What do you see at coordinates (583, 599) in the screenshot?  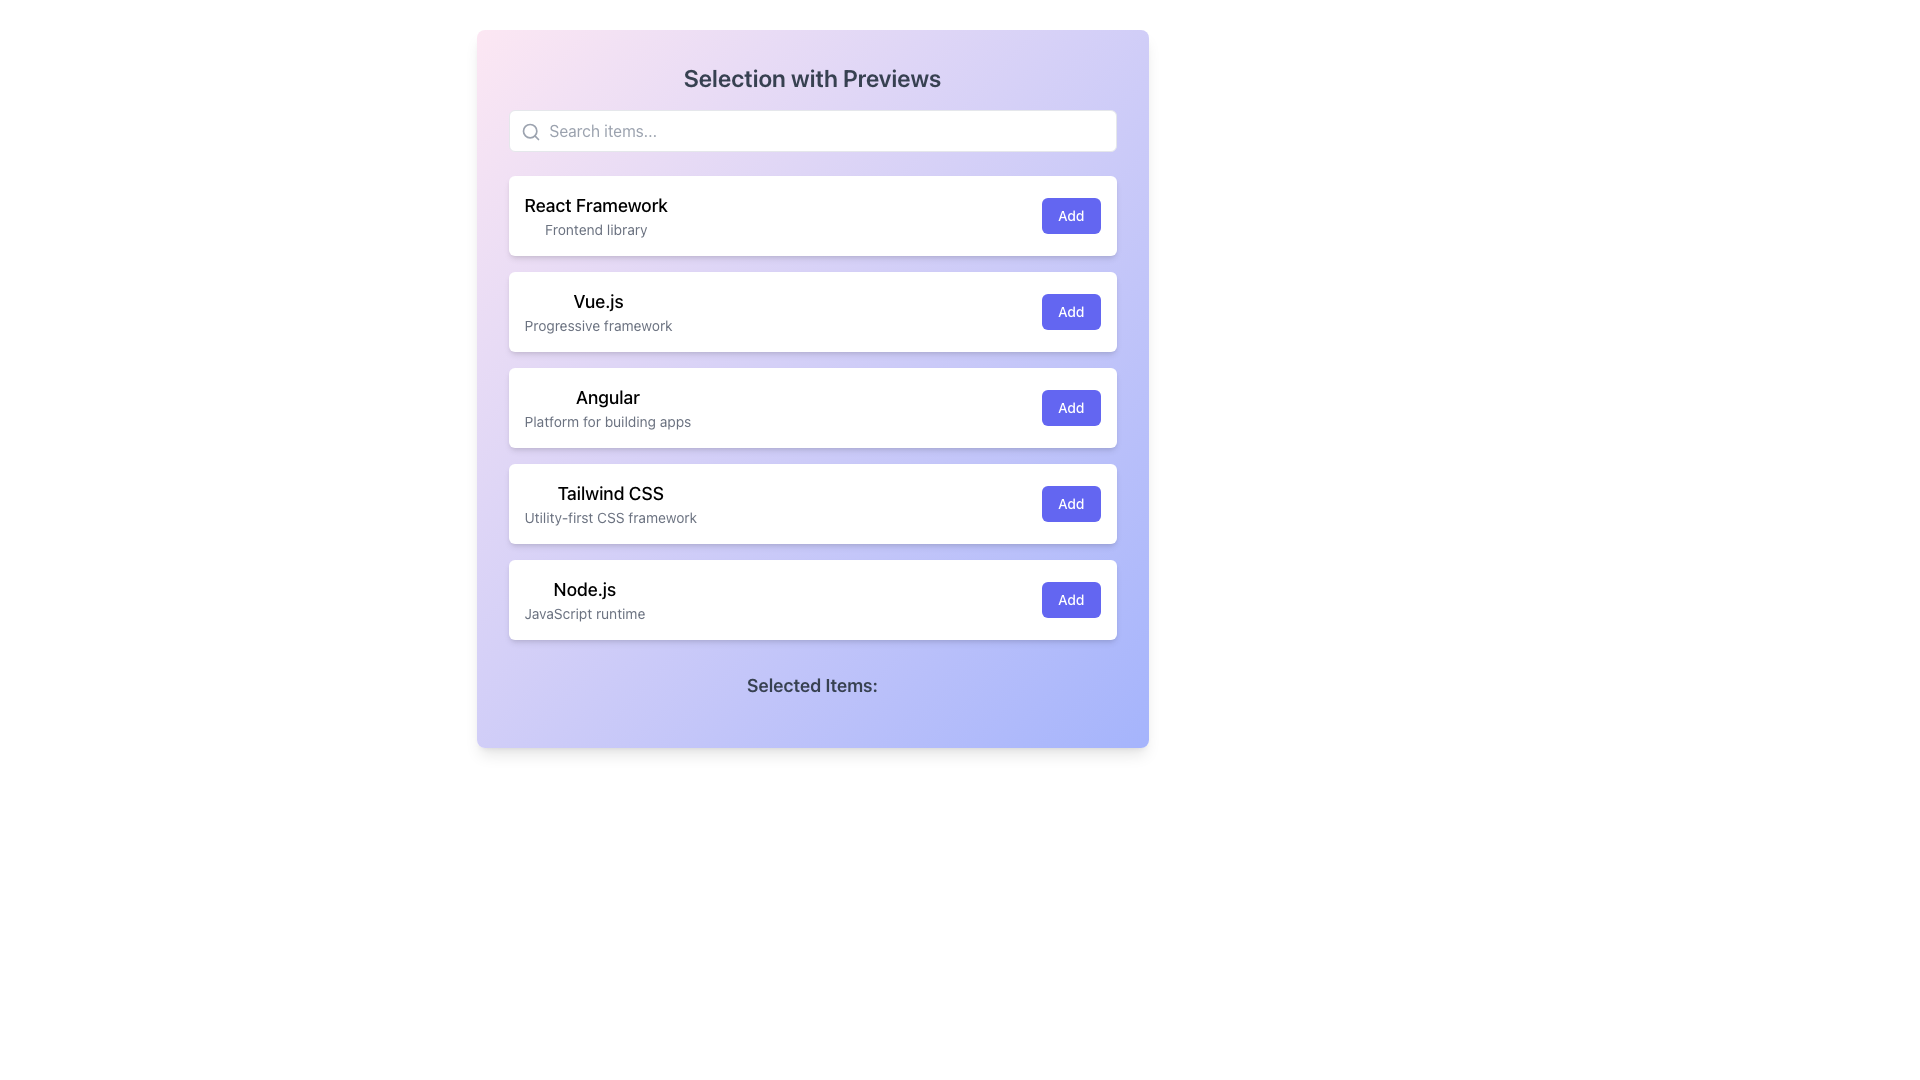 I see `the descriptive label or text field displaying 'Node.js' in bold and 'JavaScript runtime' in gray, located in the fifth row of the list, below 'Tailwind CSS'` at bounding box center [583, 599].